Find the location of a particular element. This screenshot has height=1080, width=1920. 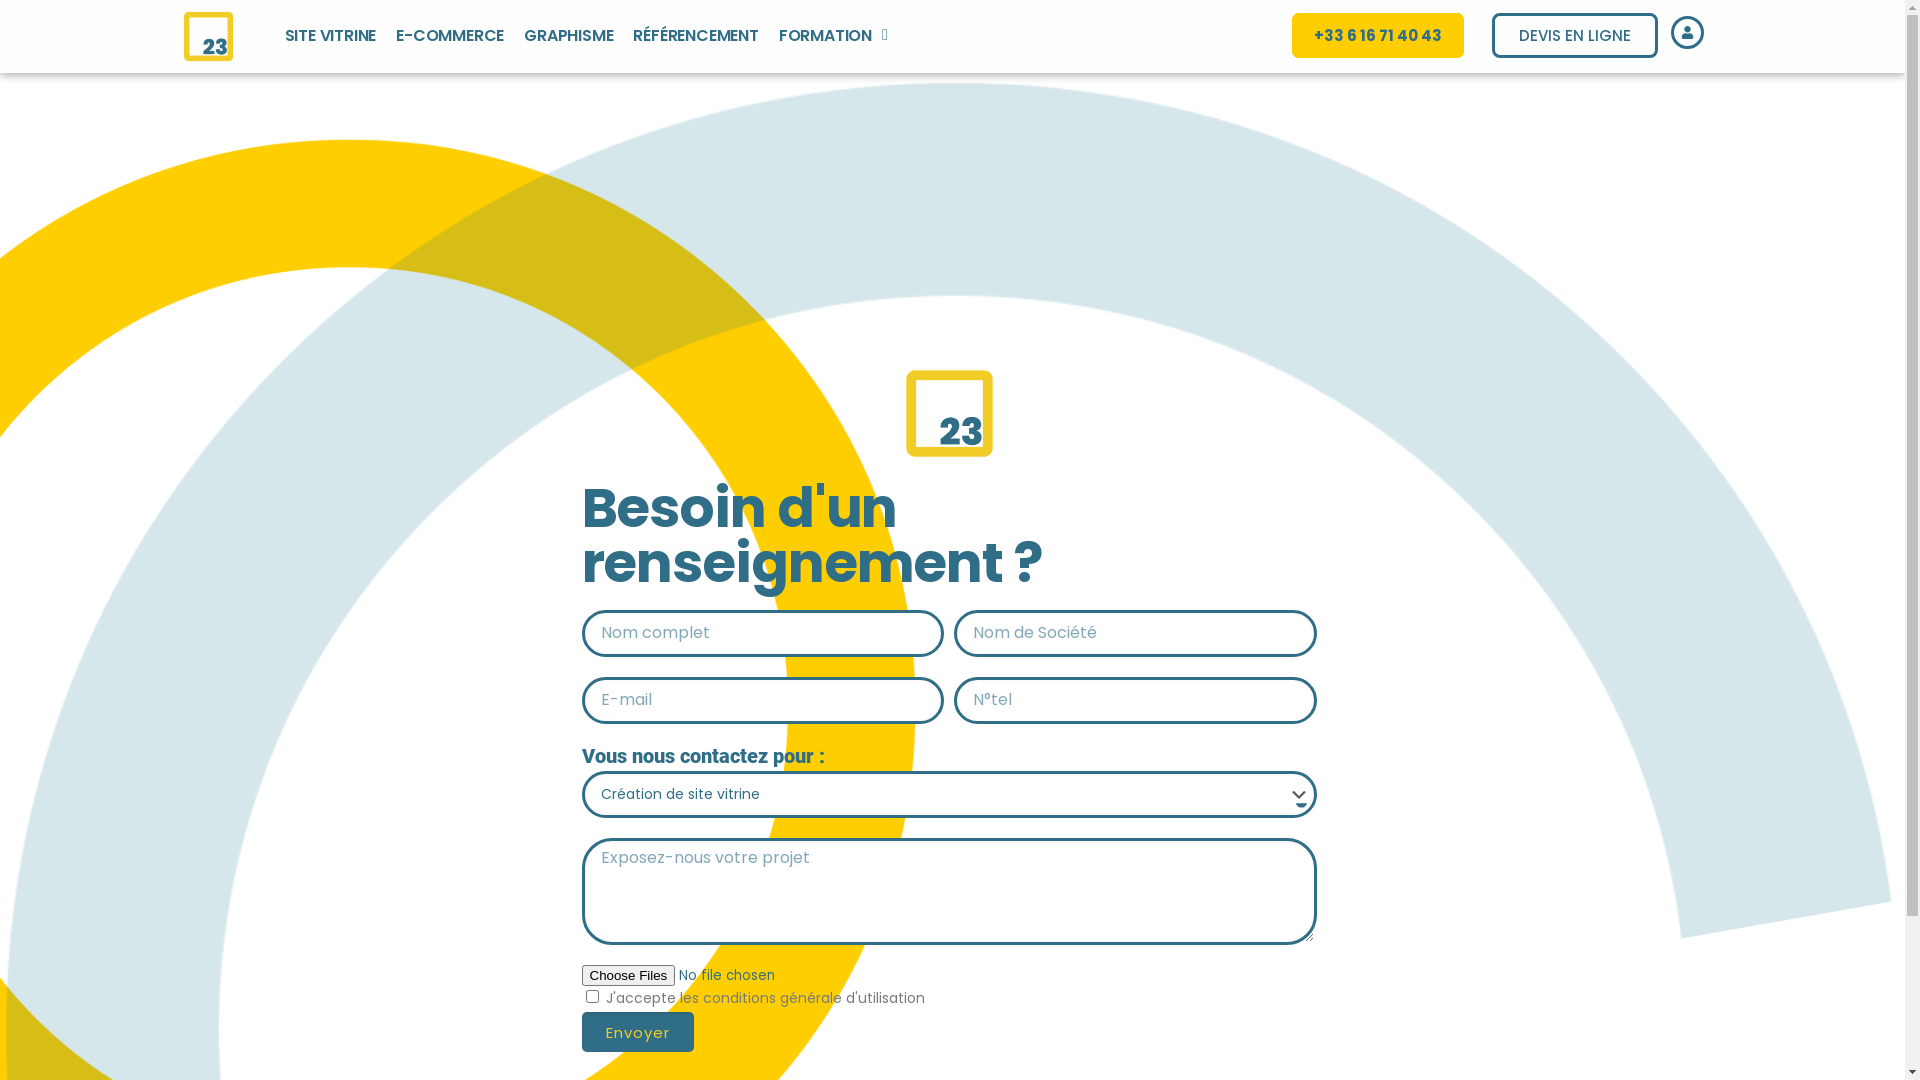

'DEVIS EN LIGNE' is located at coordinates (1573, 35).